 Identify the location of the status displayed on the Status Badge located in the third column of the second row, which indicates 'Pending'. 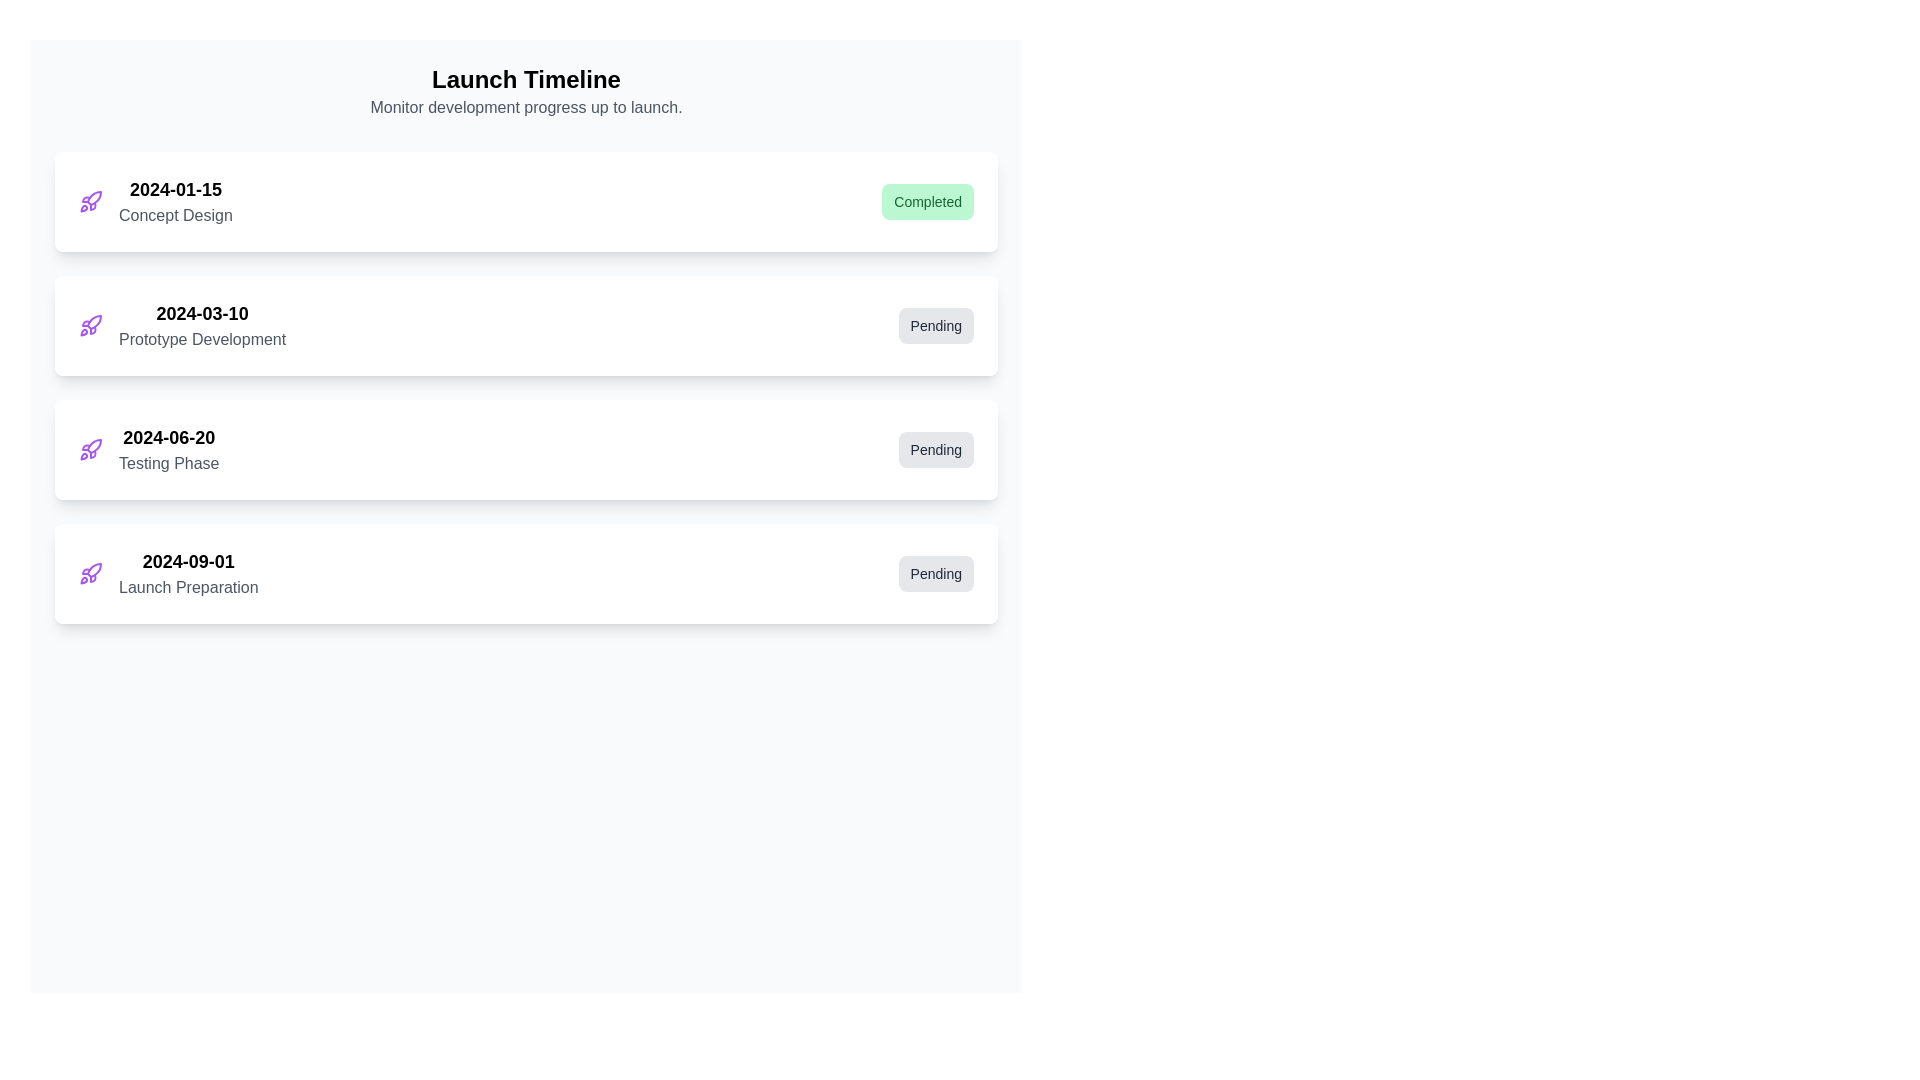
(935, 325).